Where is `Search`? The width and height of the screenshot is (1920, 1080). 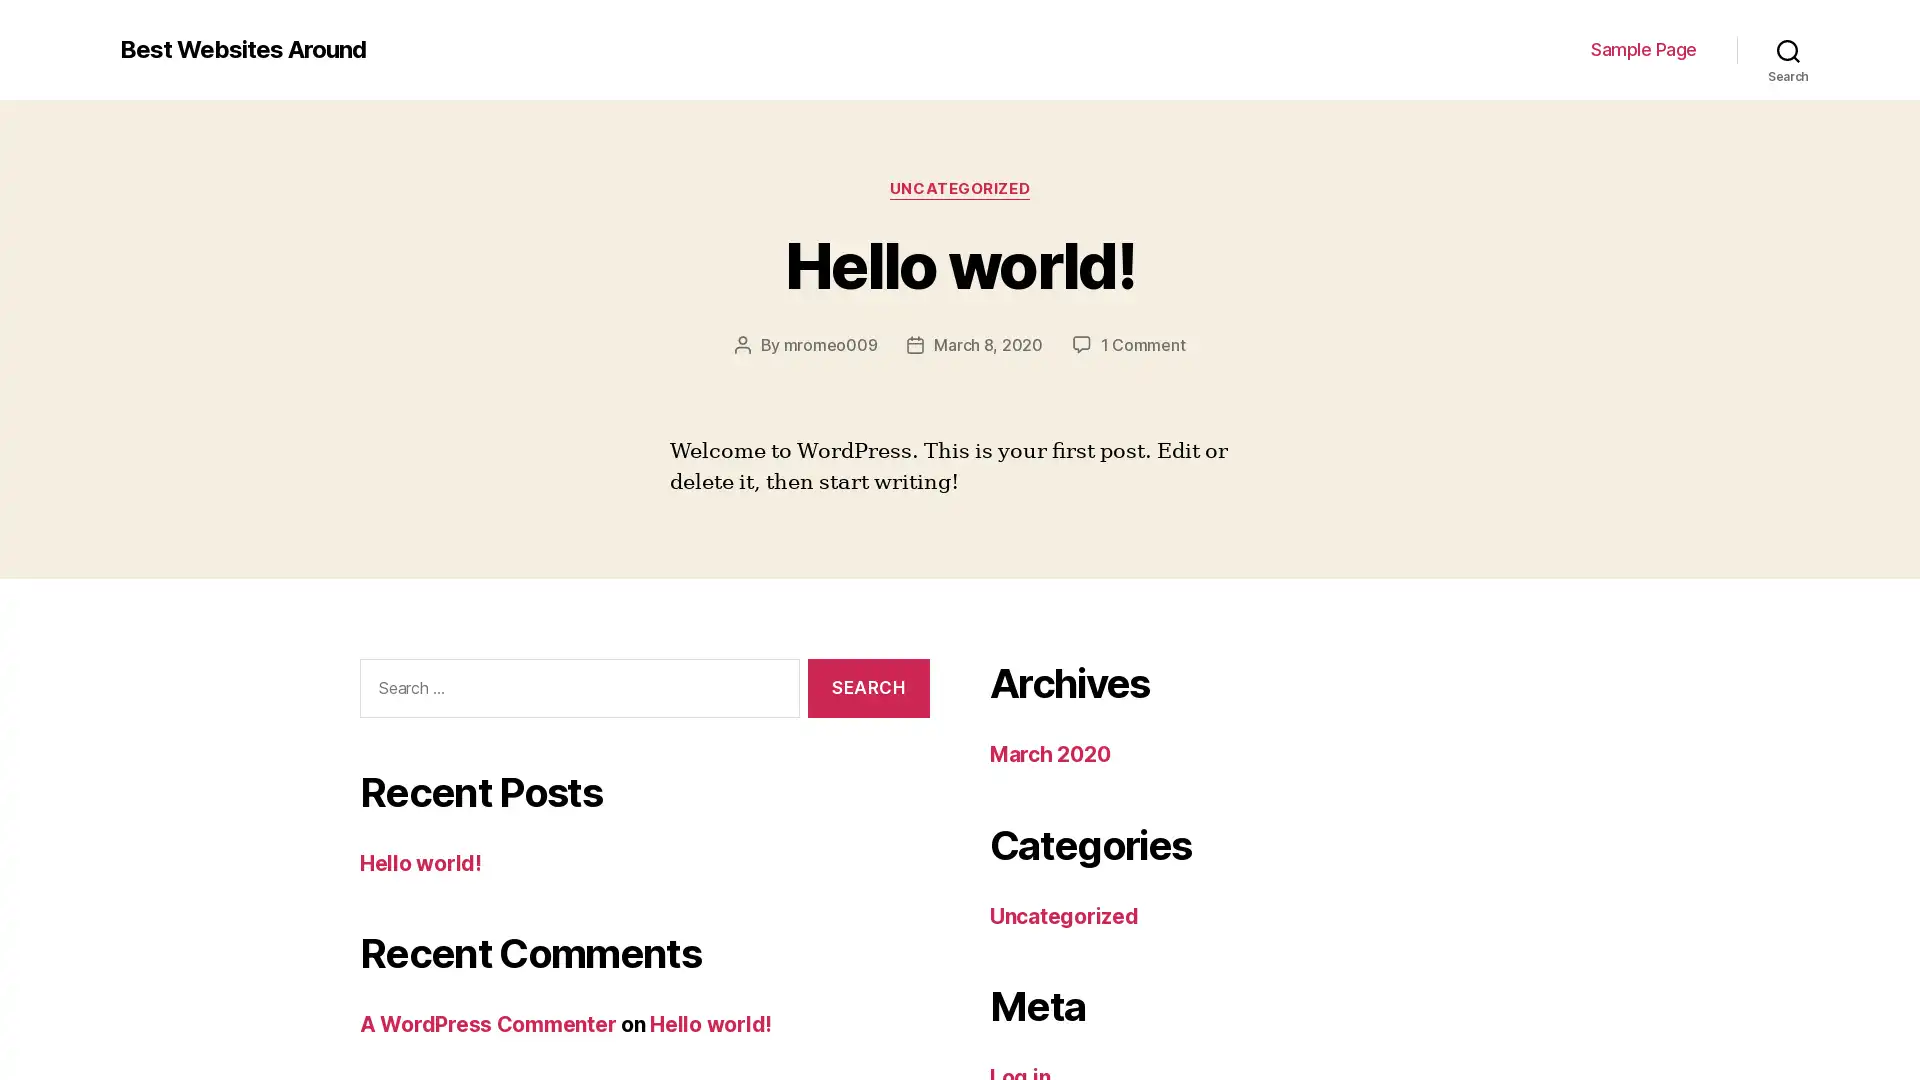
Search is located at coordinates (1788, 49).